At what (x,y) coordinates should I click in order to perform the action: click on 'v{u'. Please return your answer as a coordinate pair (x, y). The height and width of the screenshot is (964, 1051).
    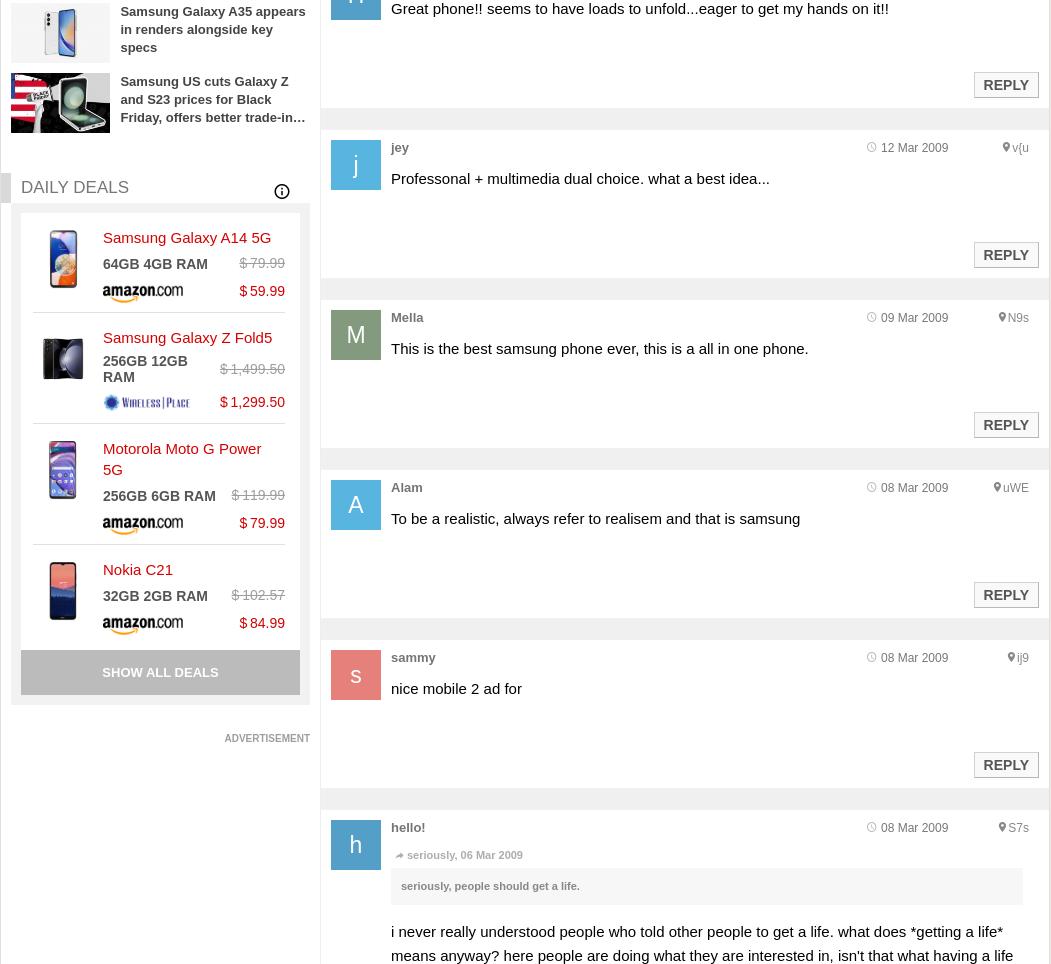
    Looking at the image, I should click on (1019, 147).